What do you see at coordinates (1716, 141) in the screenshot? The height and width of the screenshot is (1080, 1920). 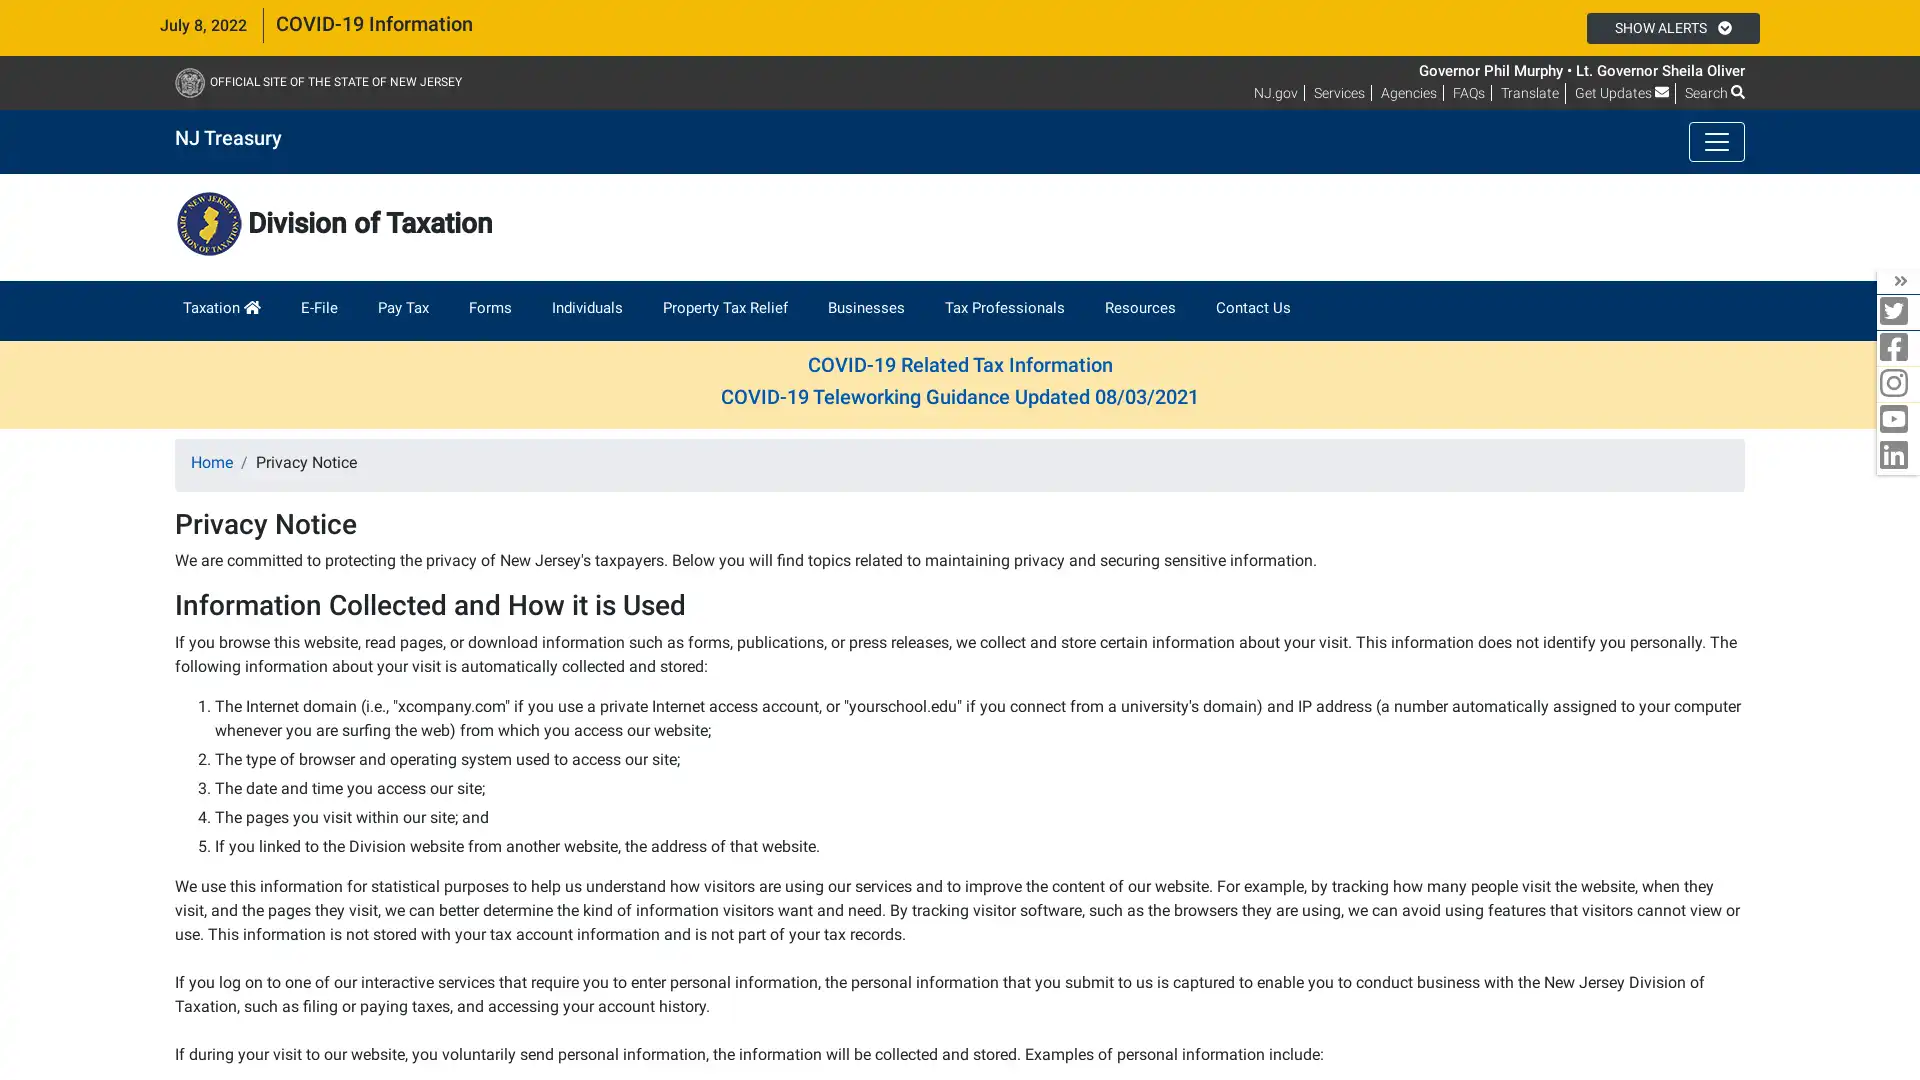 I see `Toggle navigation` at bounding box center [1716, 141].